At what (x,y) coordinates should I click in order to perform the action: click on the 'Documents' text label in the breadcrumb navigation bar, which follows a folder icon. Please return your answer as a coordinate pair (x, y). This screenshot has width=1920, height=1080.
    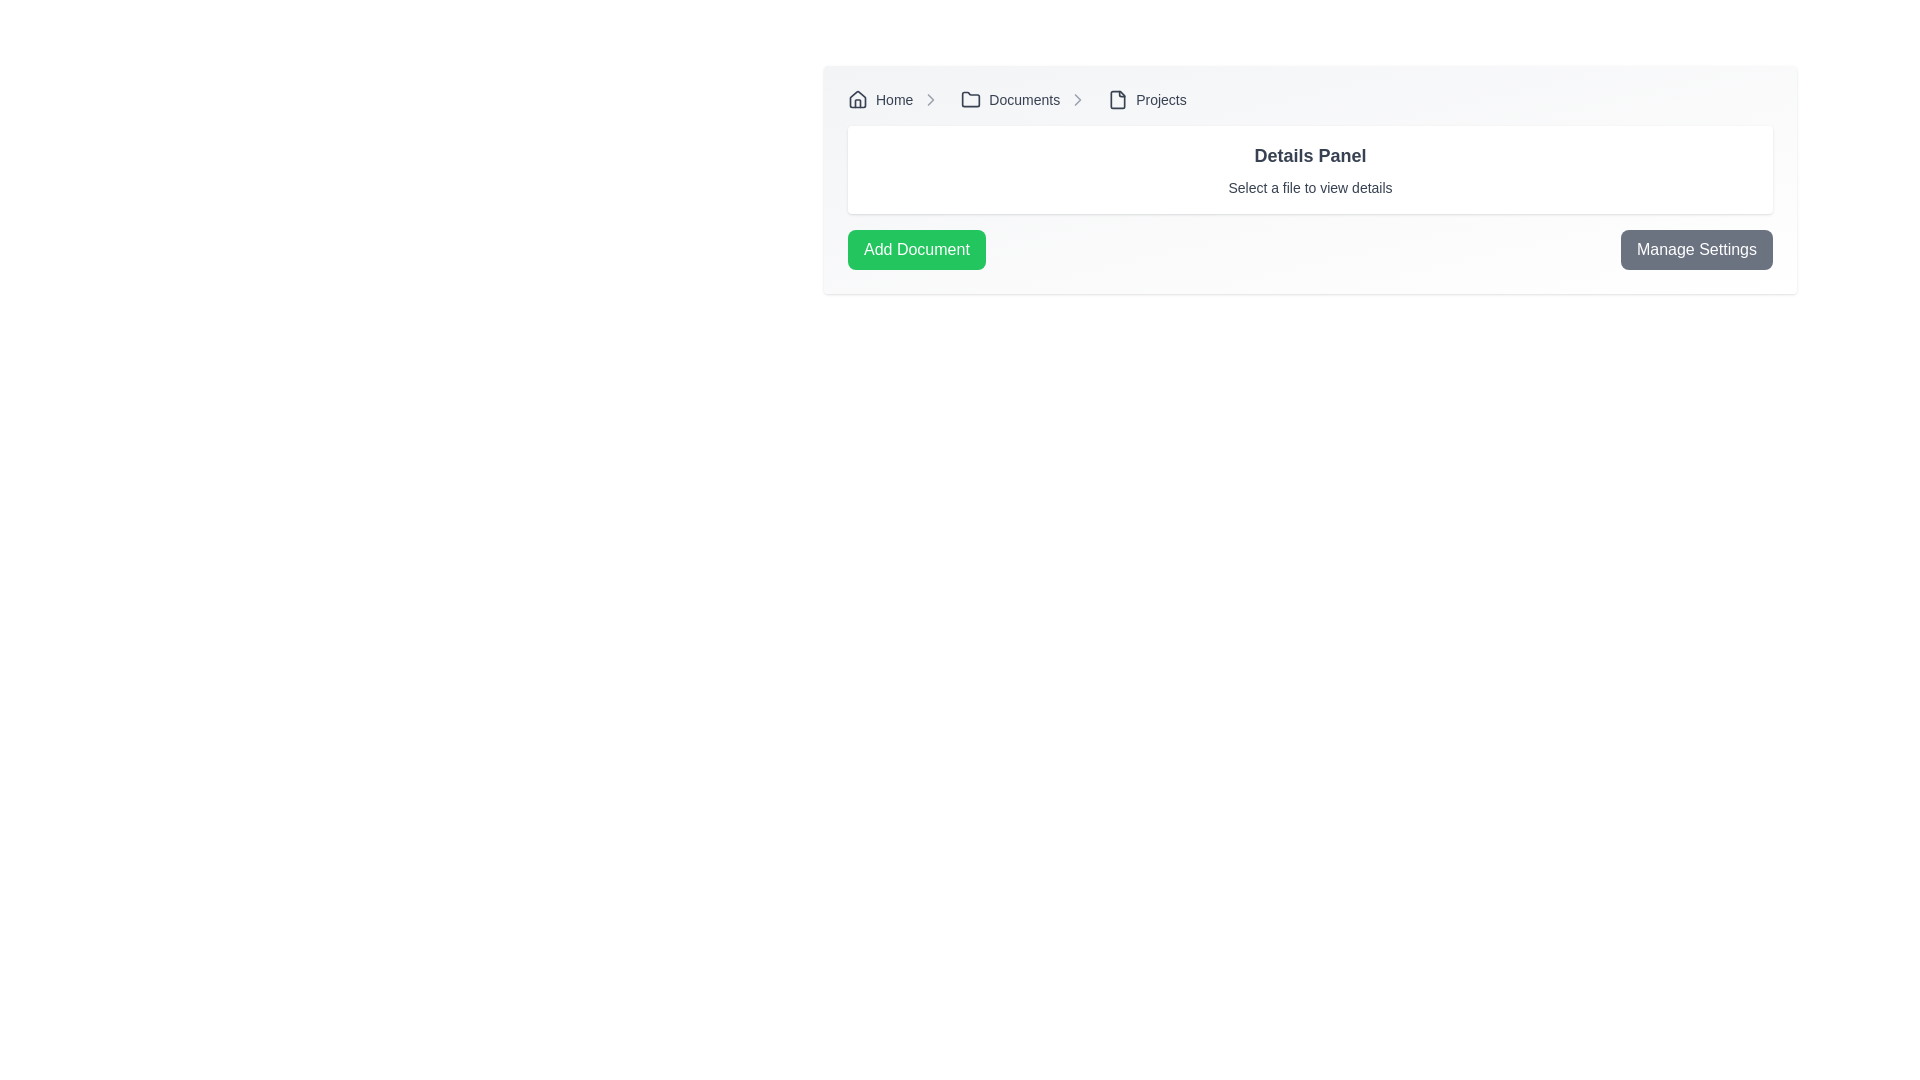
    Looking at the image, I should click on (1024, 100).